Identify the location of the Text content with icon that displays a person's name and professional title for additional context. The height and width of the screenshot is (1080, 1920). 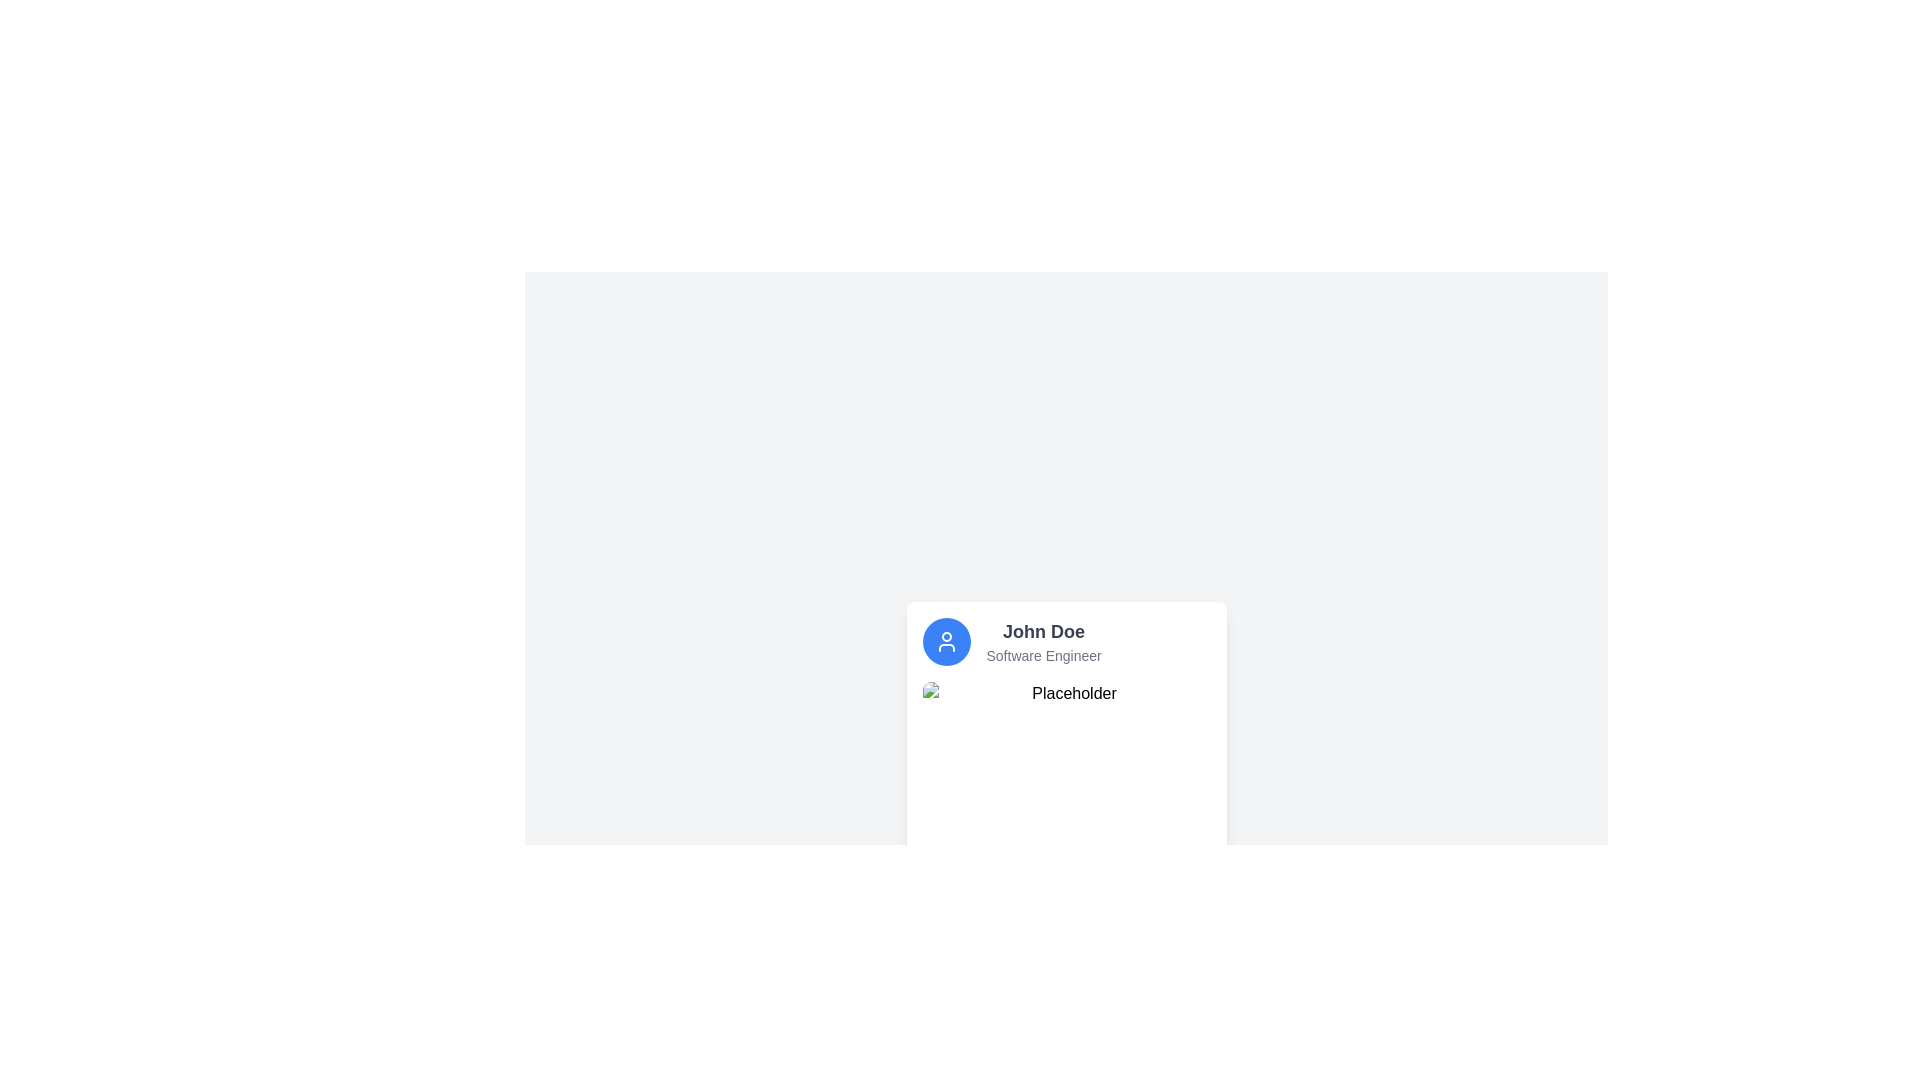
(1065, 641).